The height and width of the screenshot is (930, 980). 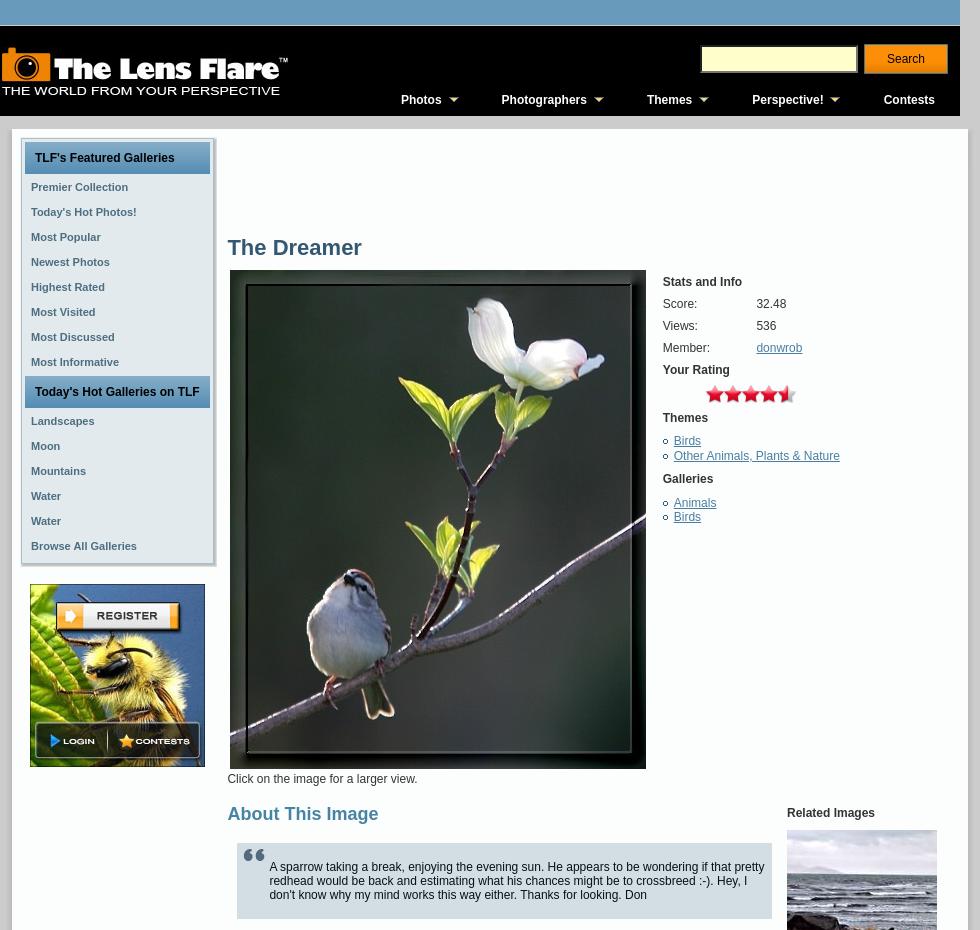 What do you see at coordinates (695, 368) in the screenshot?
I see `'Your Rating'` at bounding box center [695, 368].